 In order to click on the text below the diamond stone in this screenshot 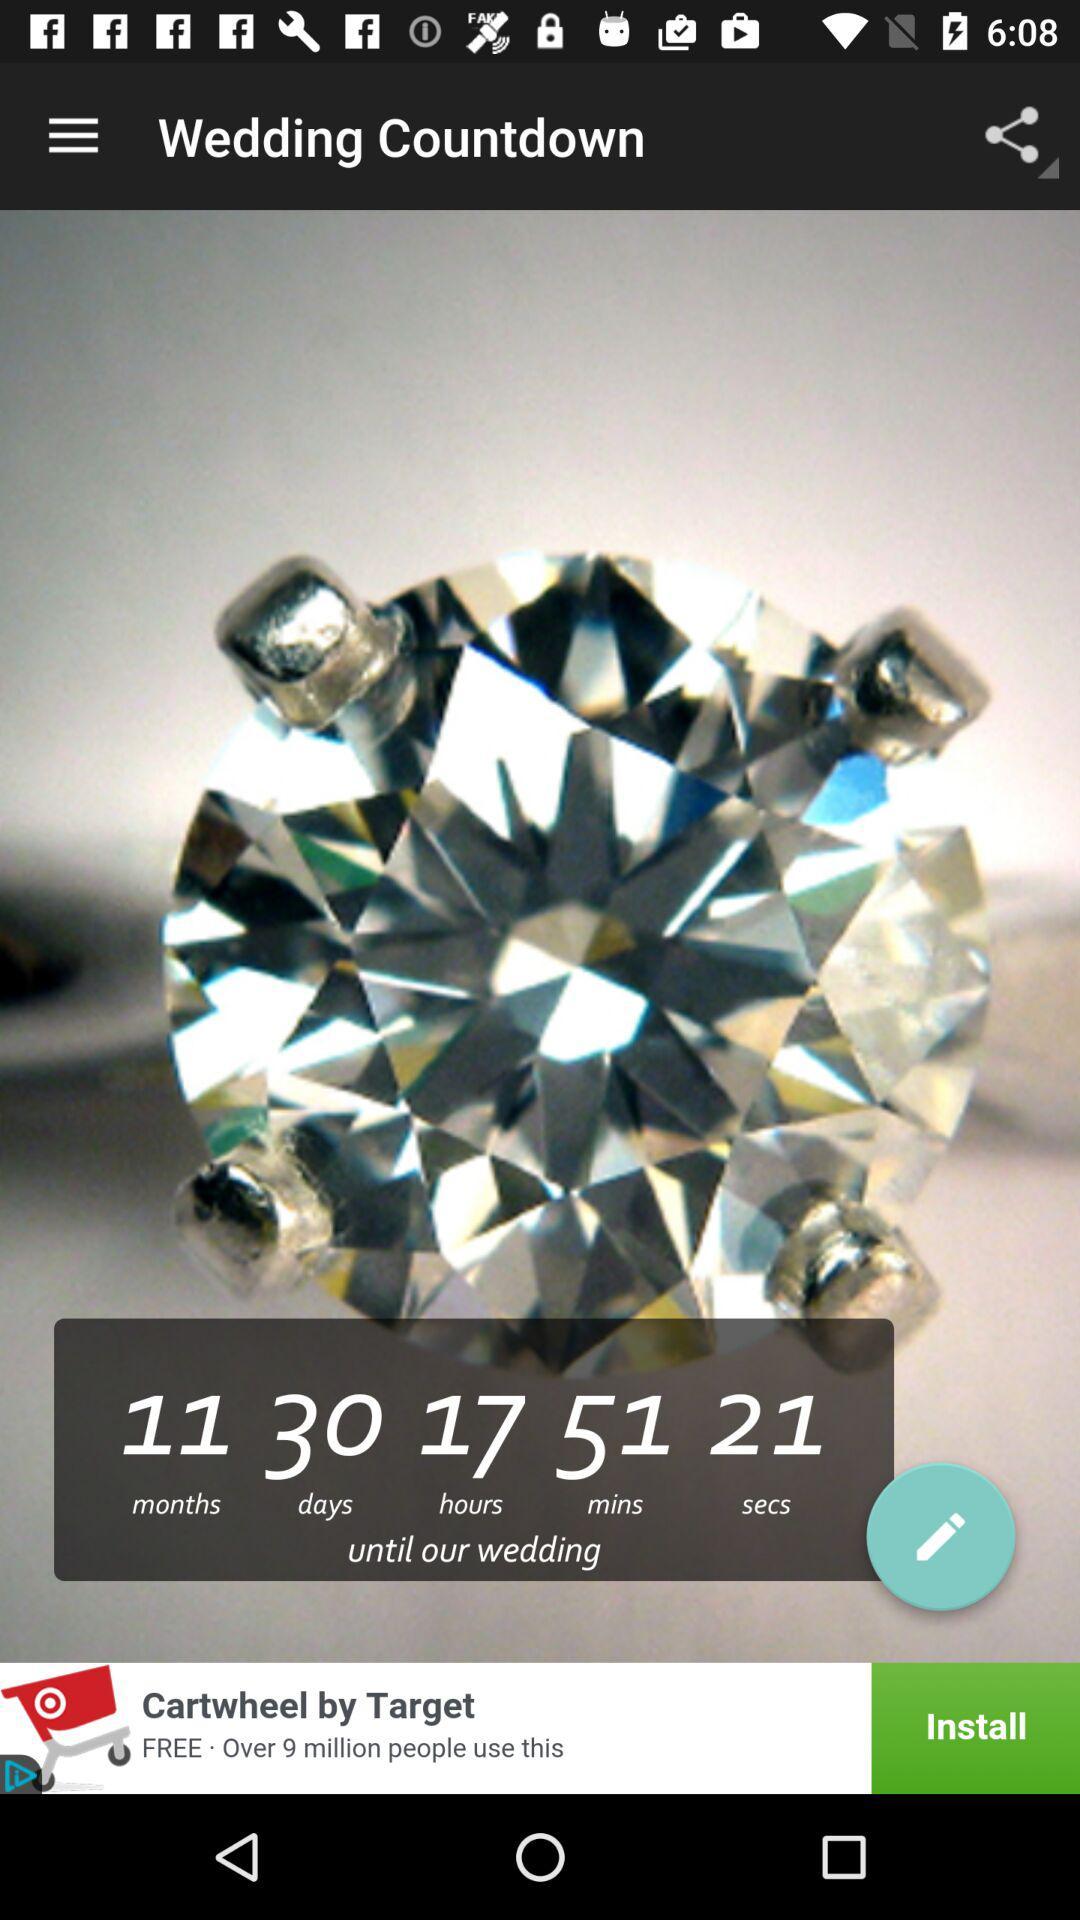, I will do `click(474, 1449)`.